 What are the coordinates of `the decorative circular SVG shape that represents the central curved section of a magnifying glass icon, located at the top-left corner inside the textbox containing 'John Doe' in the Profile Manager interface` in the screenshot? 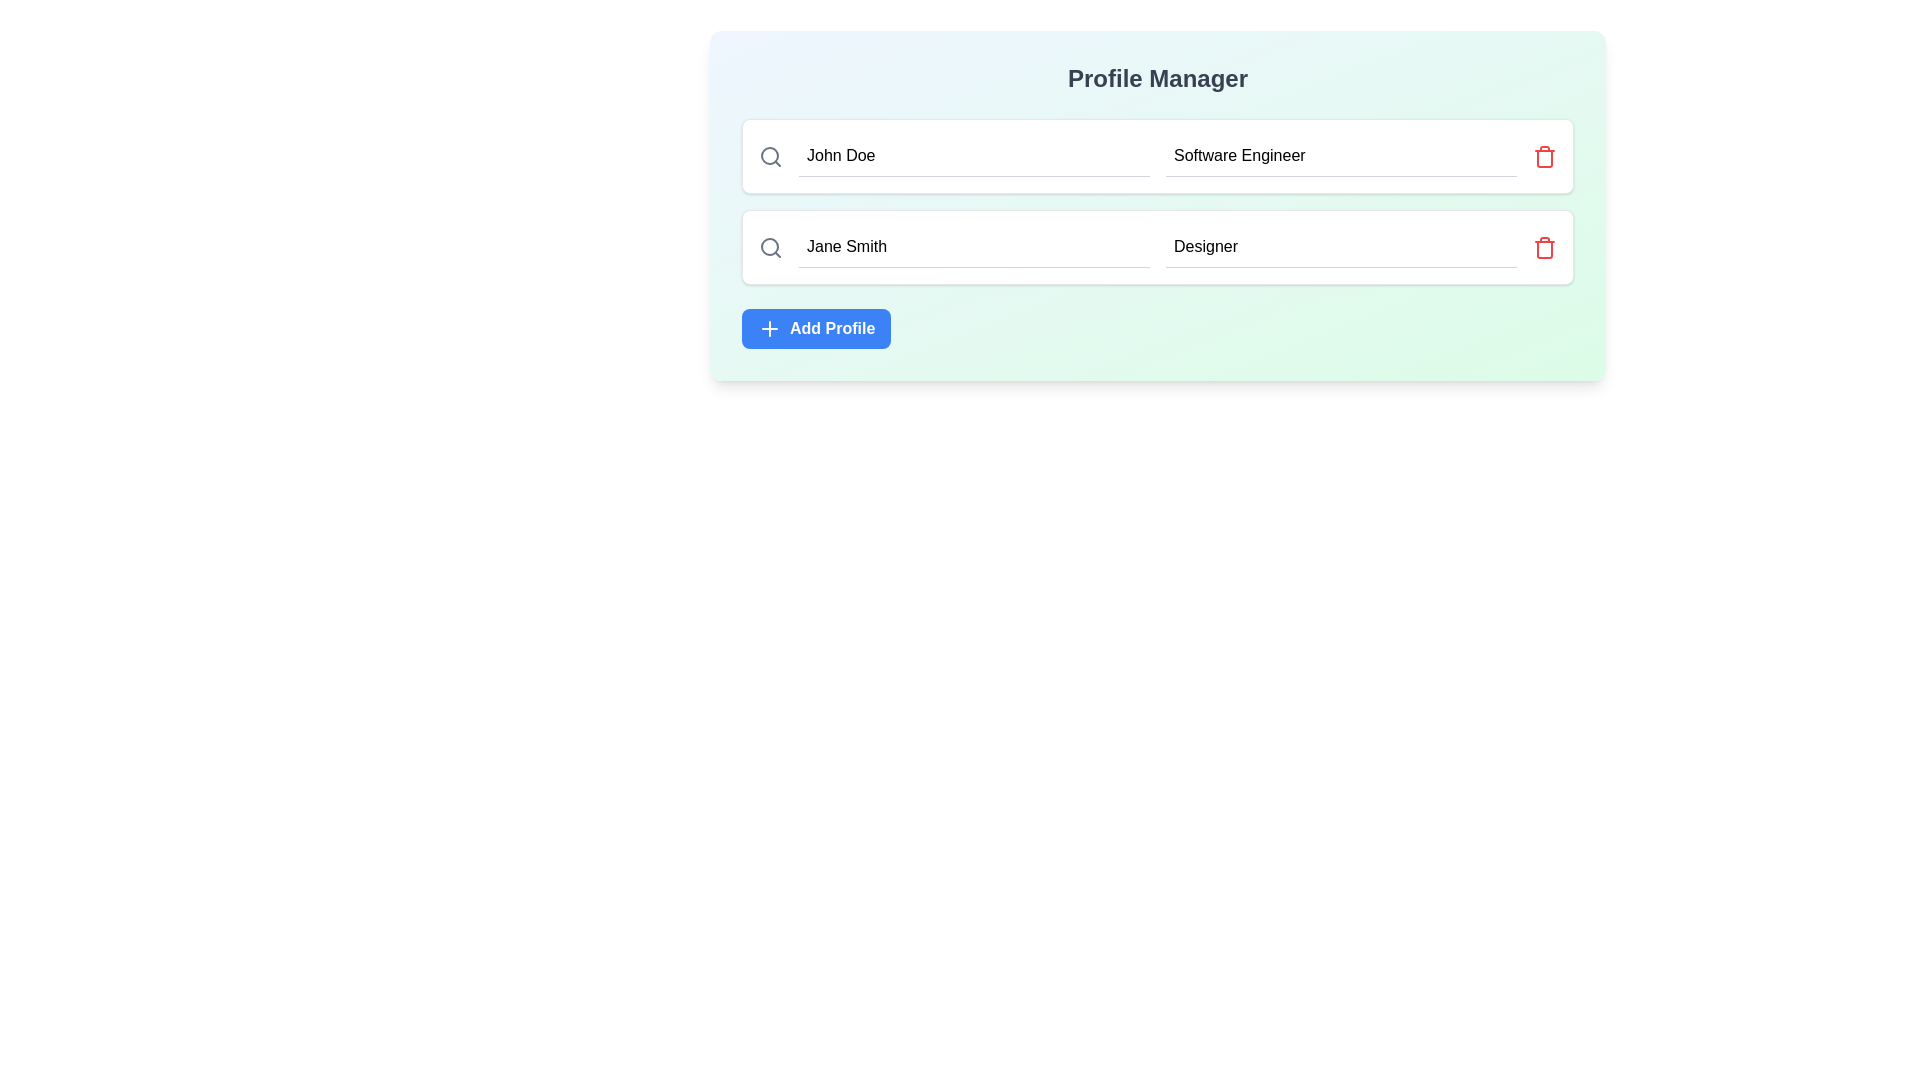 It's located at (768, 154).